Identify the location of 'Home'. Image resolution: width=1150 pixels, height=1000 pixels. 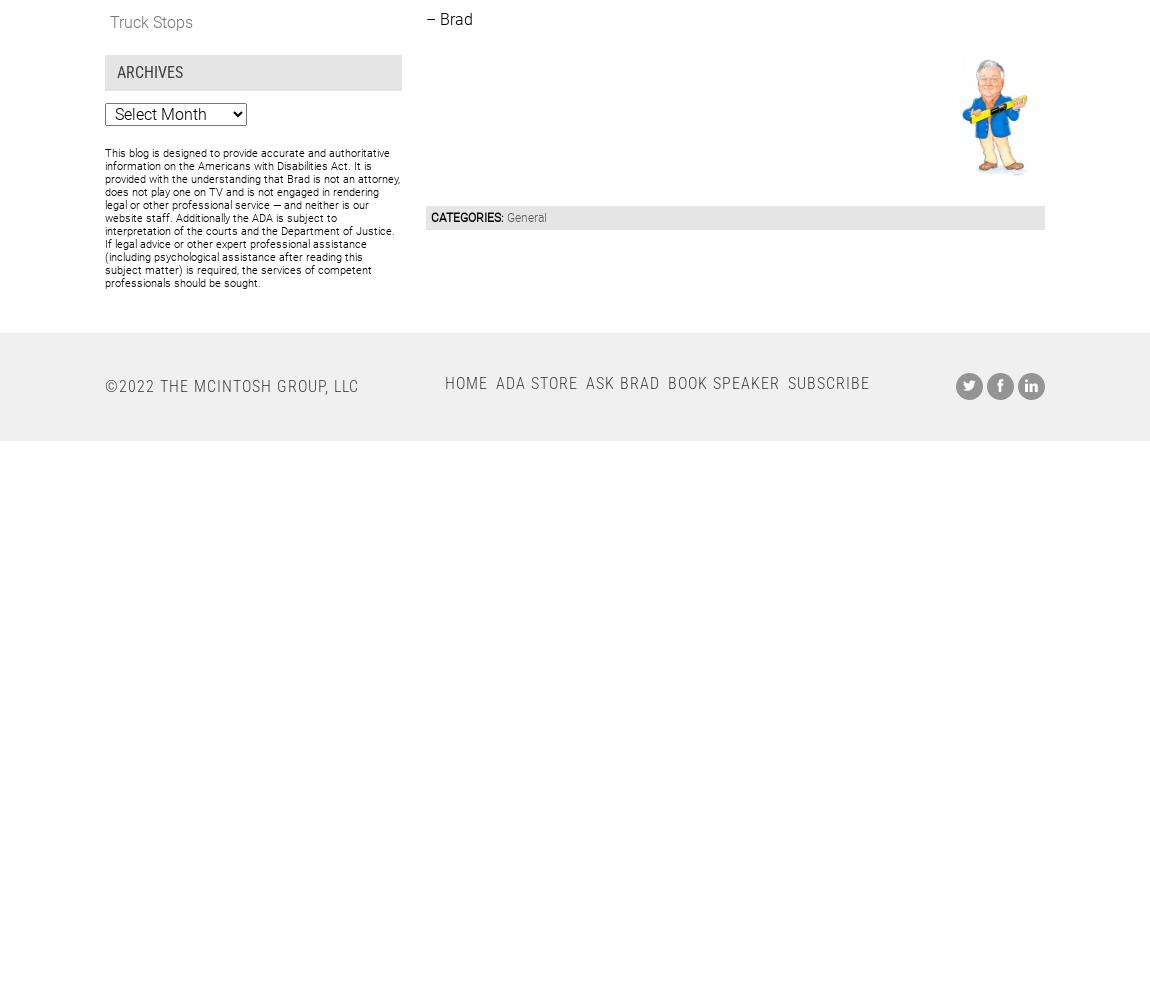
(466, 382).